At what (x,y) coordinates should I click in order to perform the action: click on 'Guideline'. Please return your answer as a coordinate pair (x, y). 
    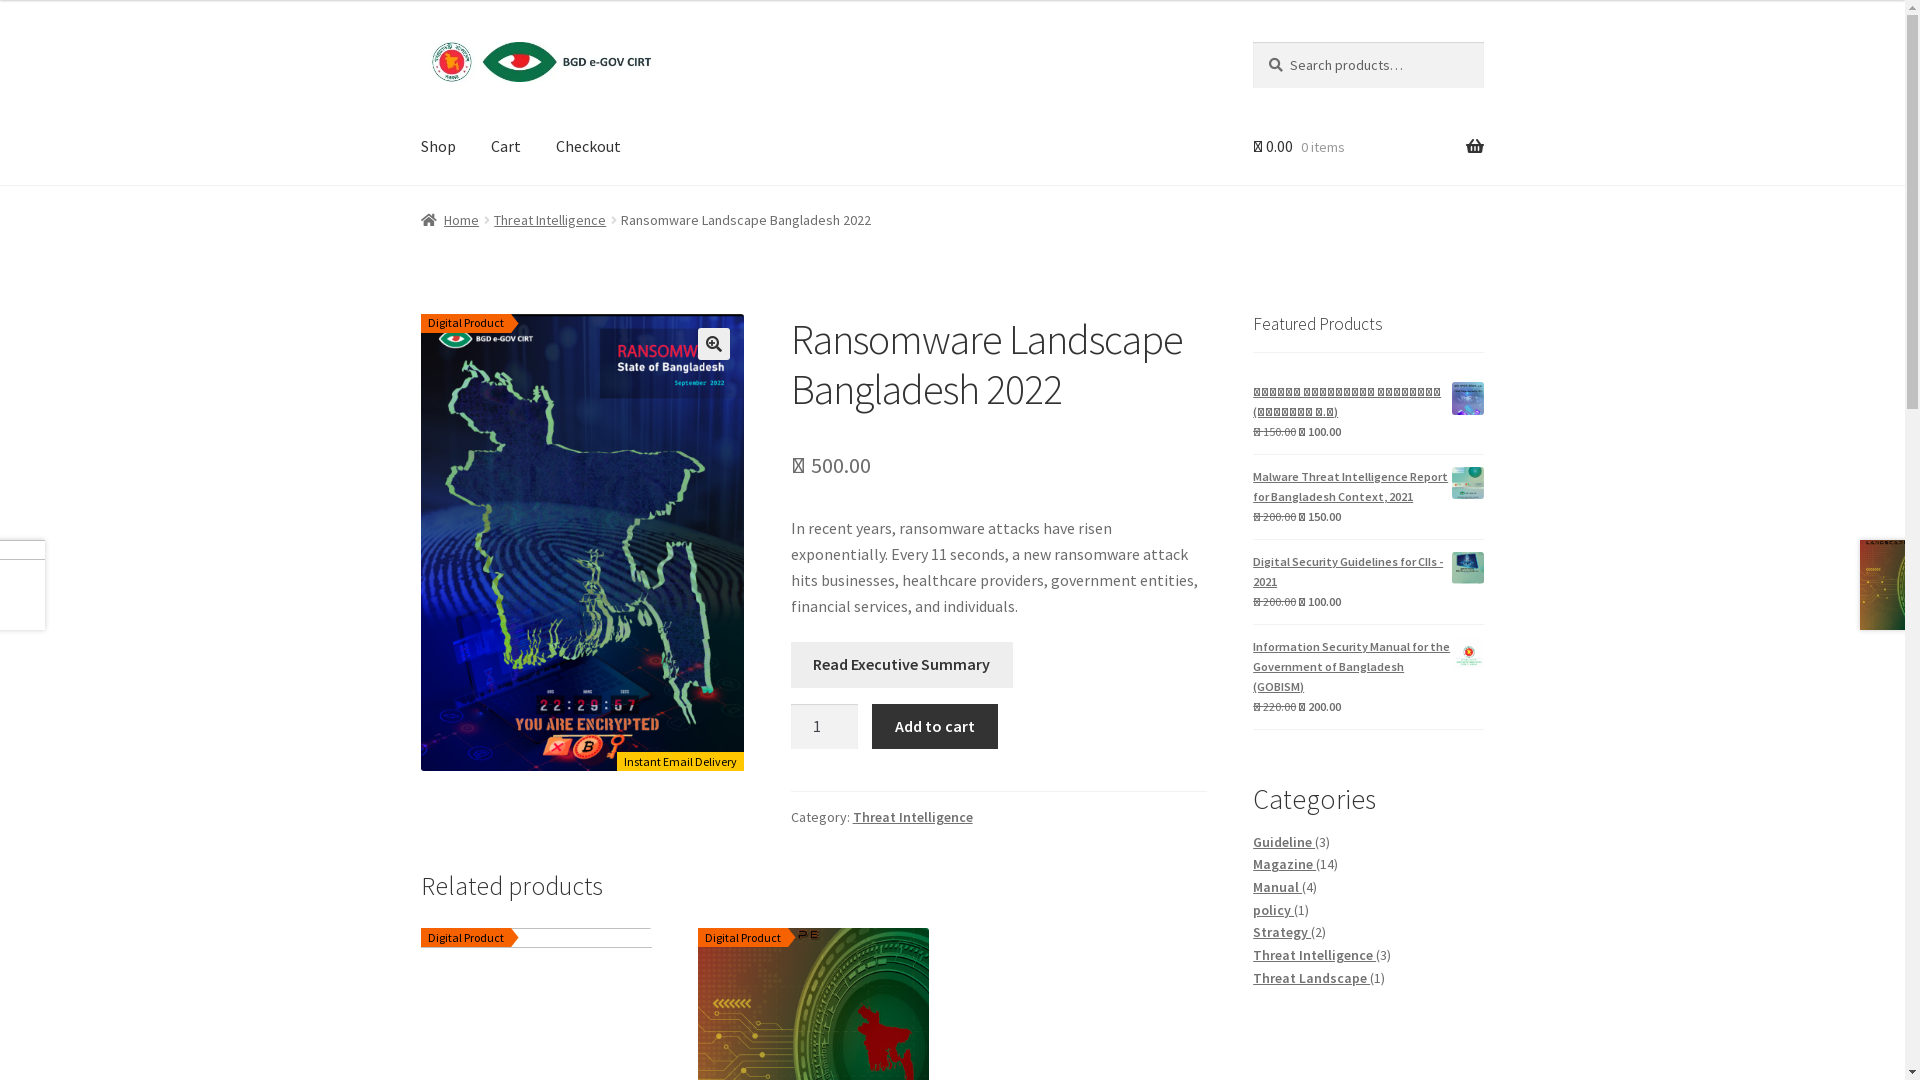
    Looking at the image, I should click on (1283, 841).